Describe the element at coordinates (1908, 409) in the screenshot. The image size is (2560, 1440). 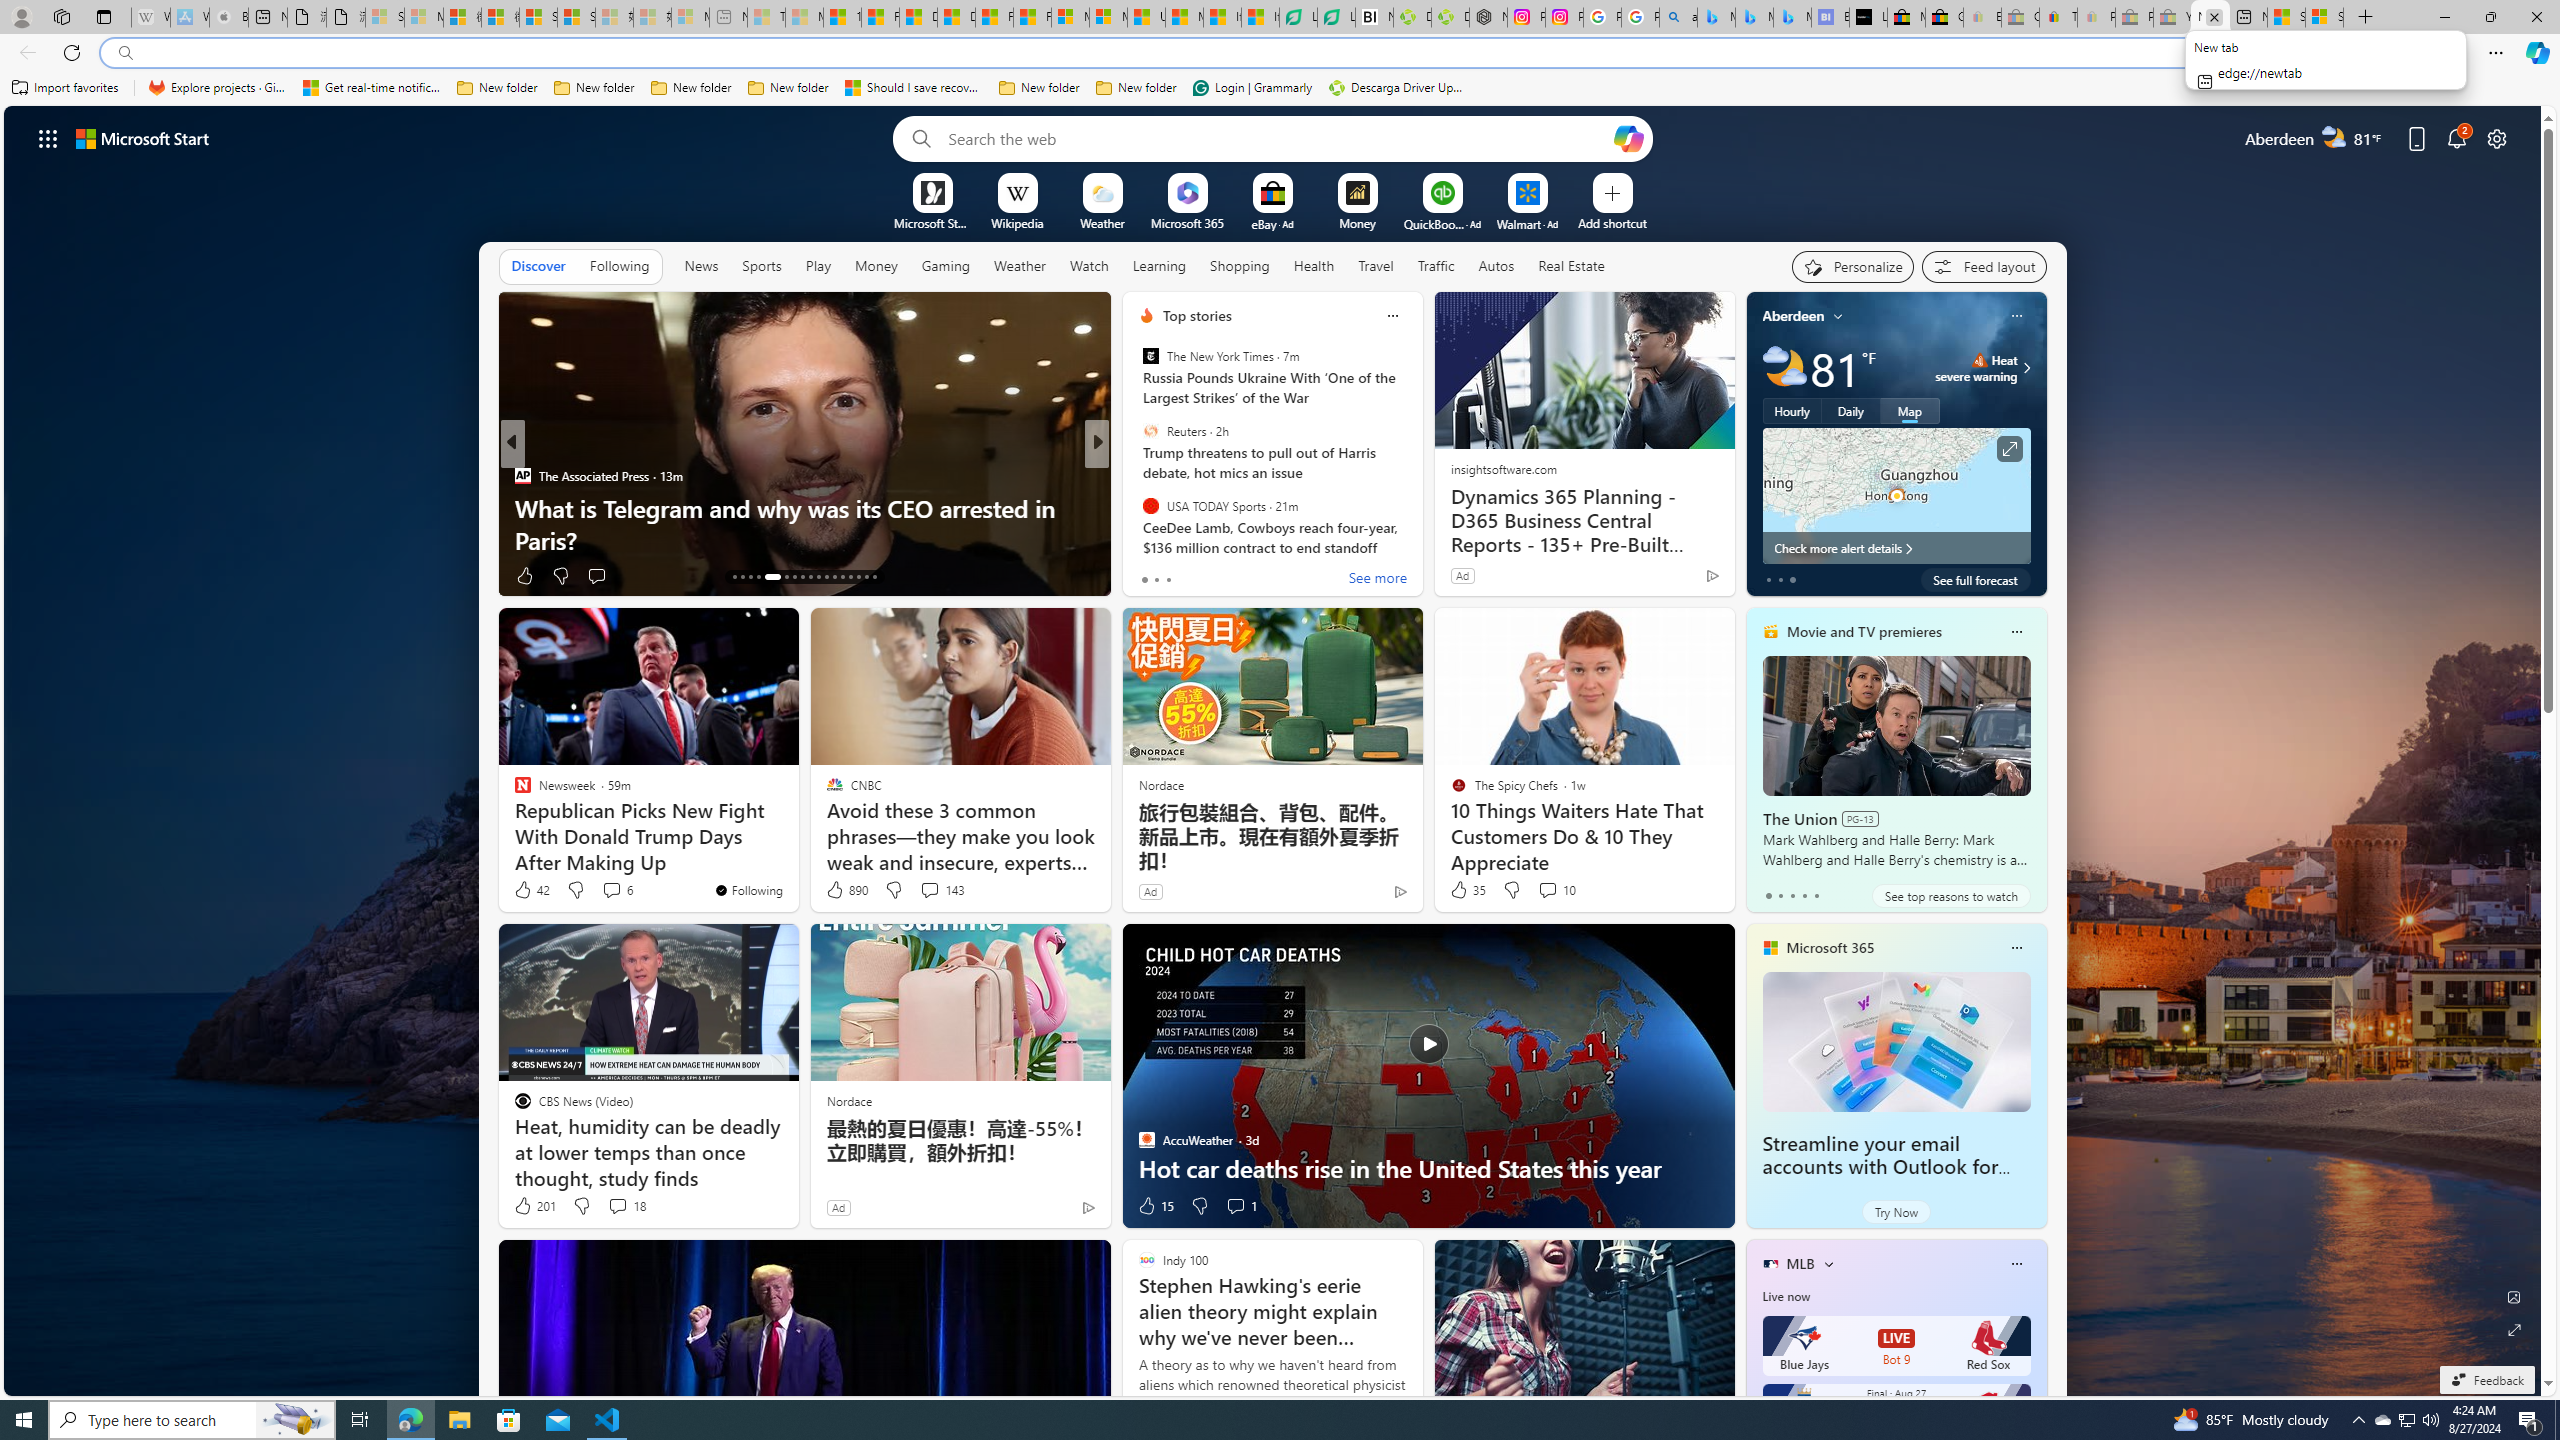
I see `'Map'` at that location.